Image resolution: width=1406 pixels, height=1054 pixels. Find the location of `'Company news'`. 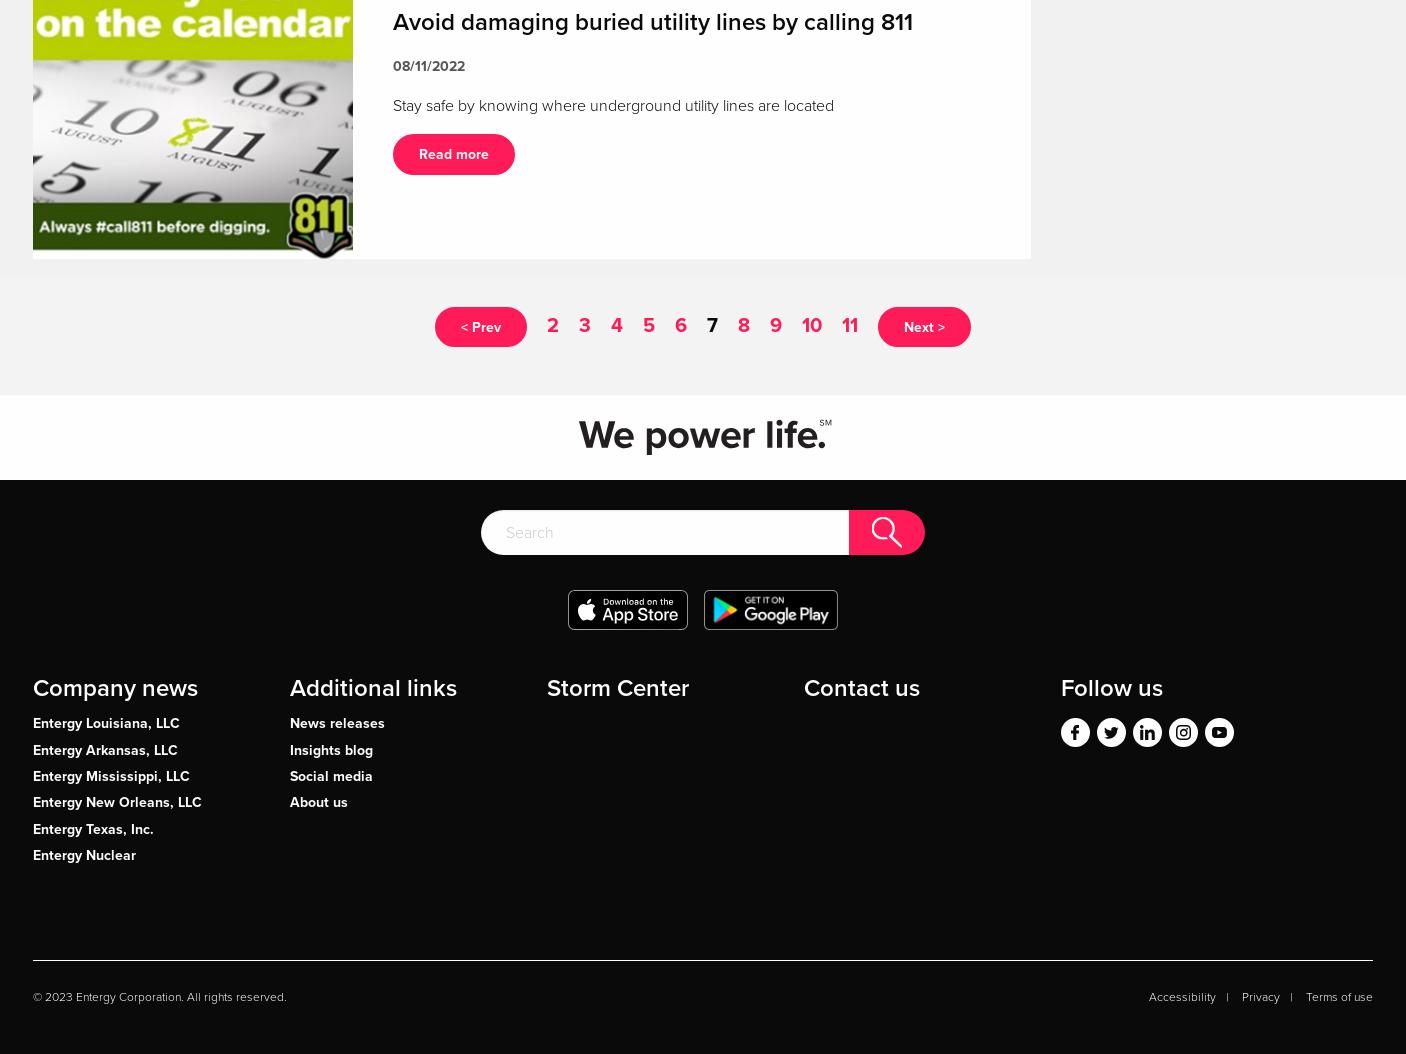

'Company news' is located at coordinates (114, 687).